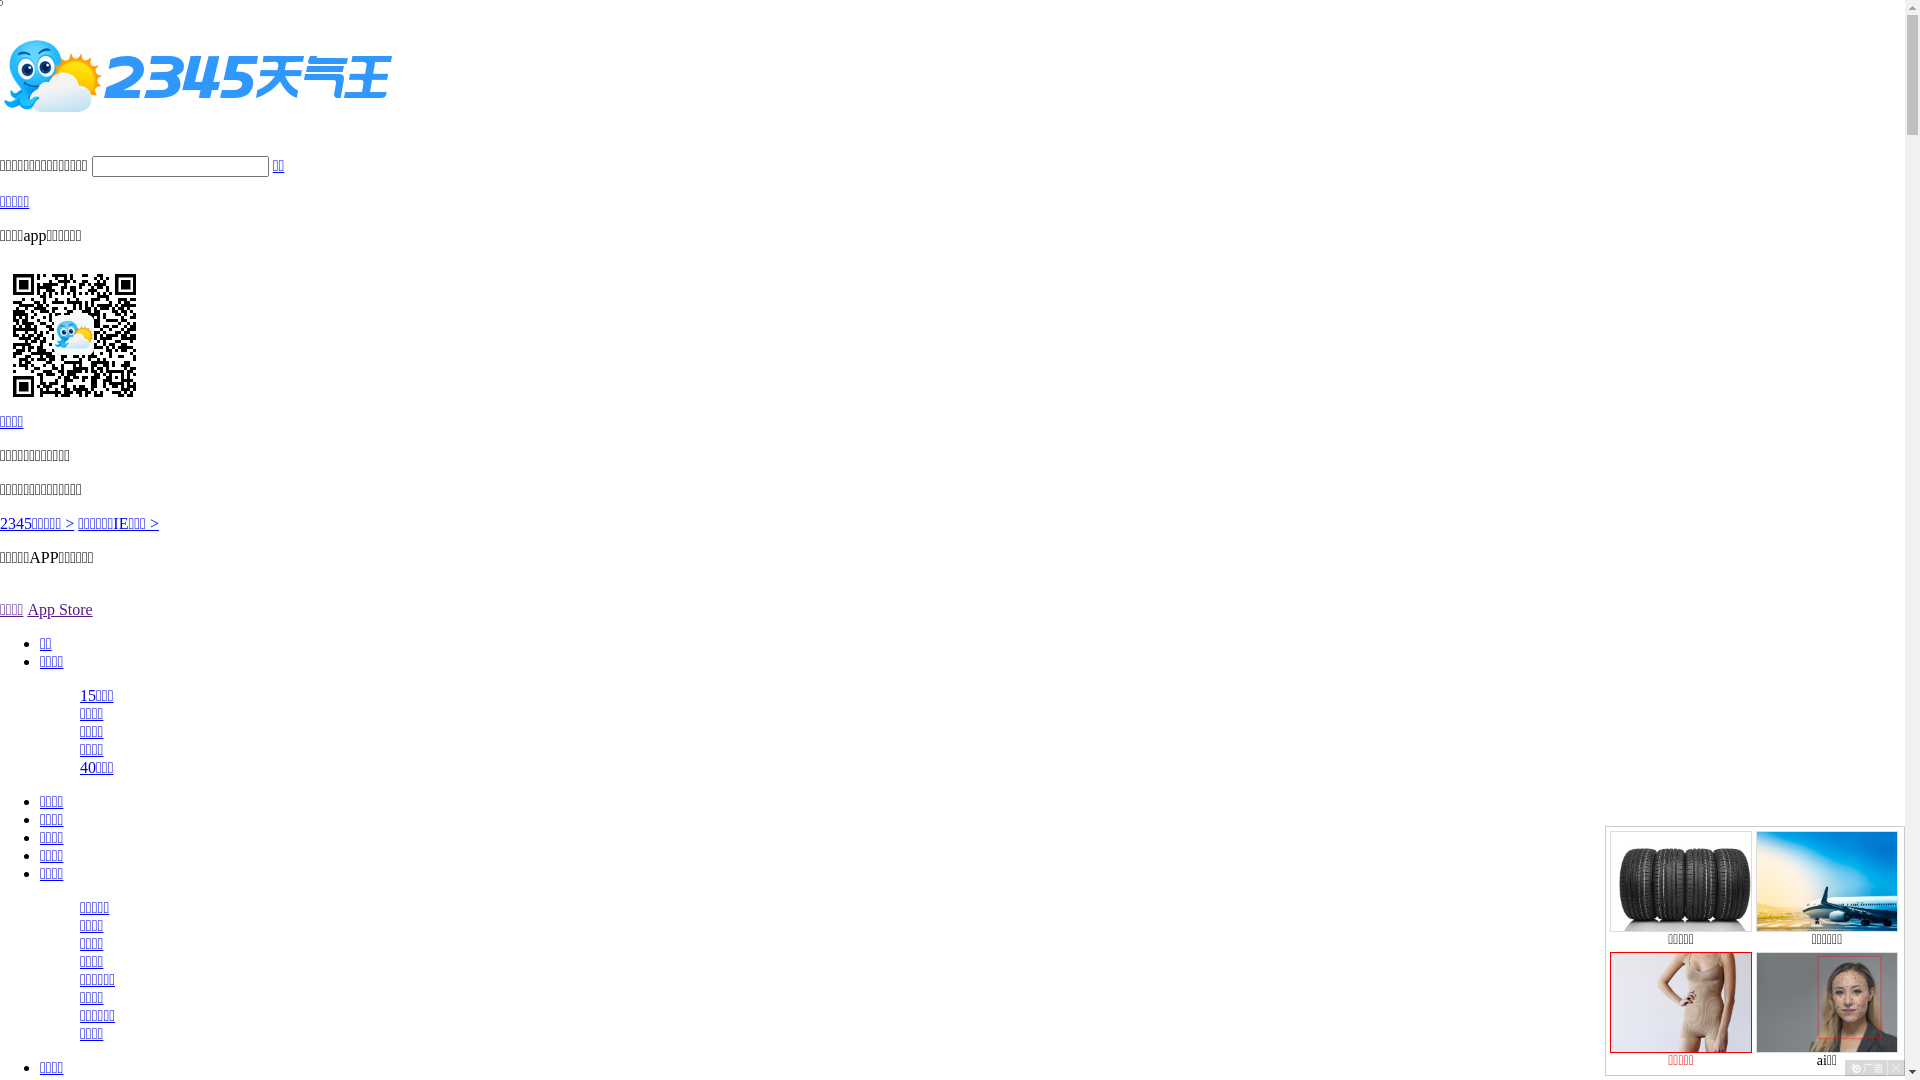  Describe the element at coordinates (59, 608) in the screenshot. I see `'App Store'` at that location.